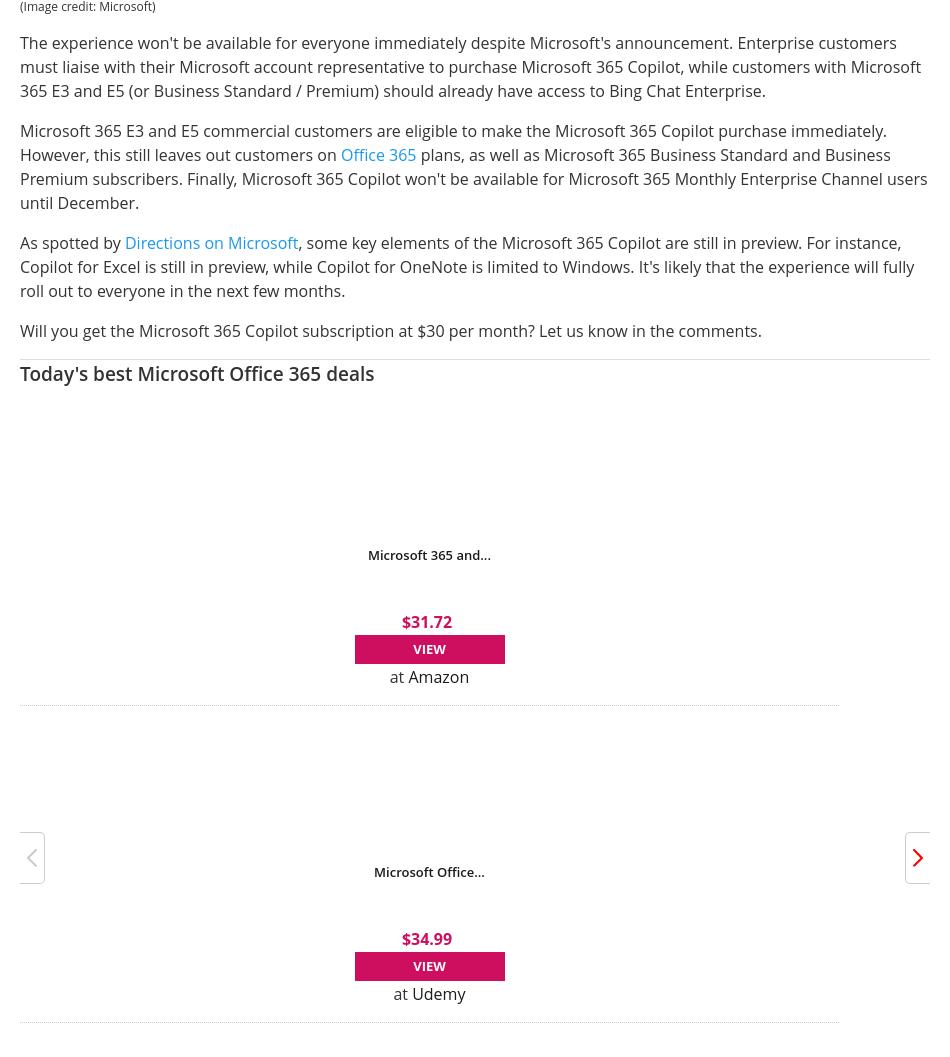  I want to click on '$31.72', so click(425, 620).